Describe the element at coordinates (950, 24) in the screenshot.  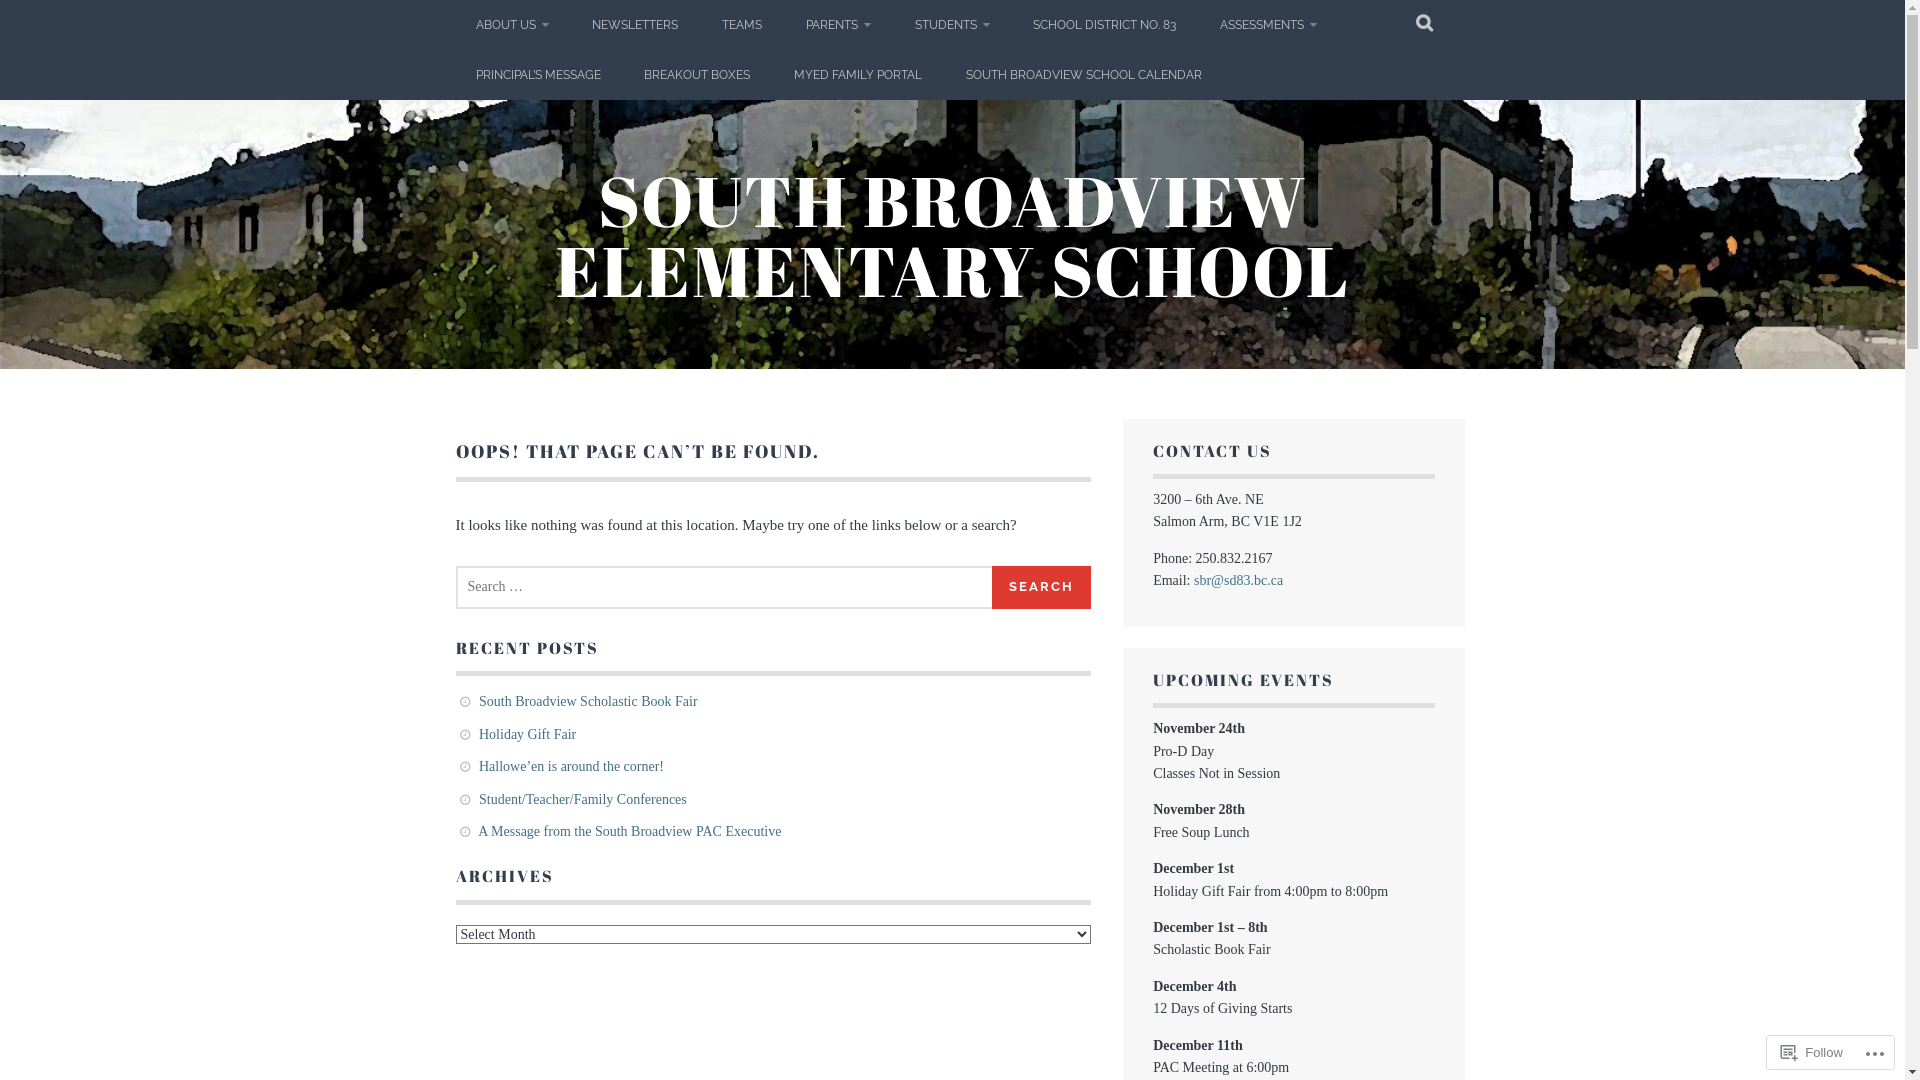
I see `'STUDENTS'` at that location.